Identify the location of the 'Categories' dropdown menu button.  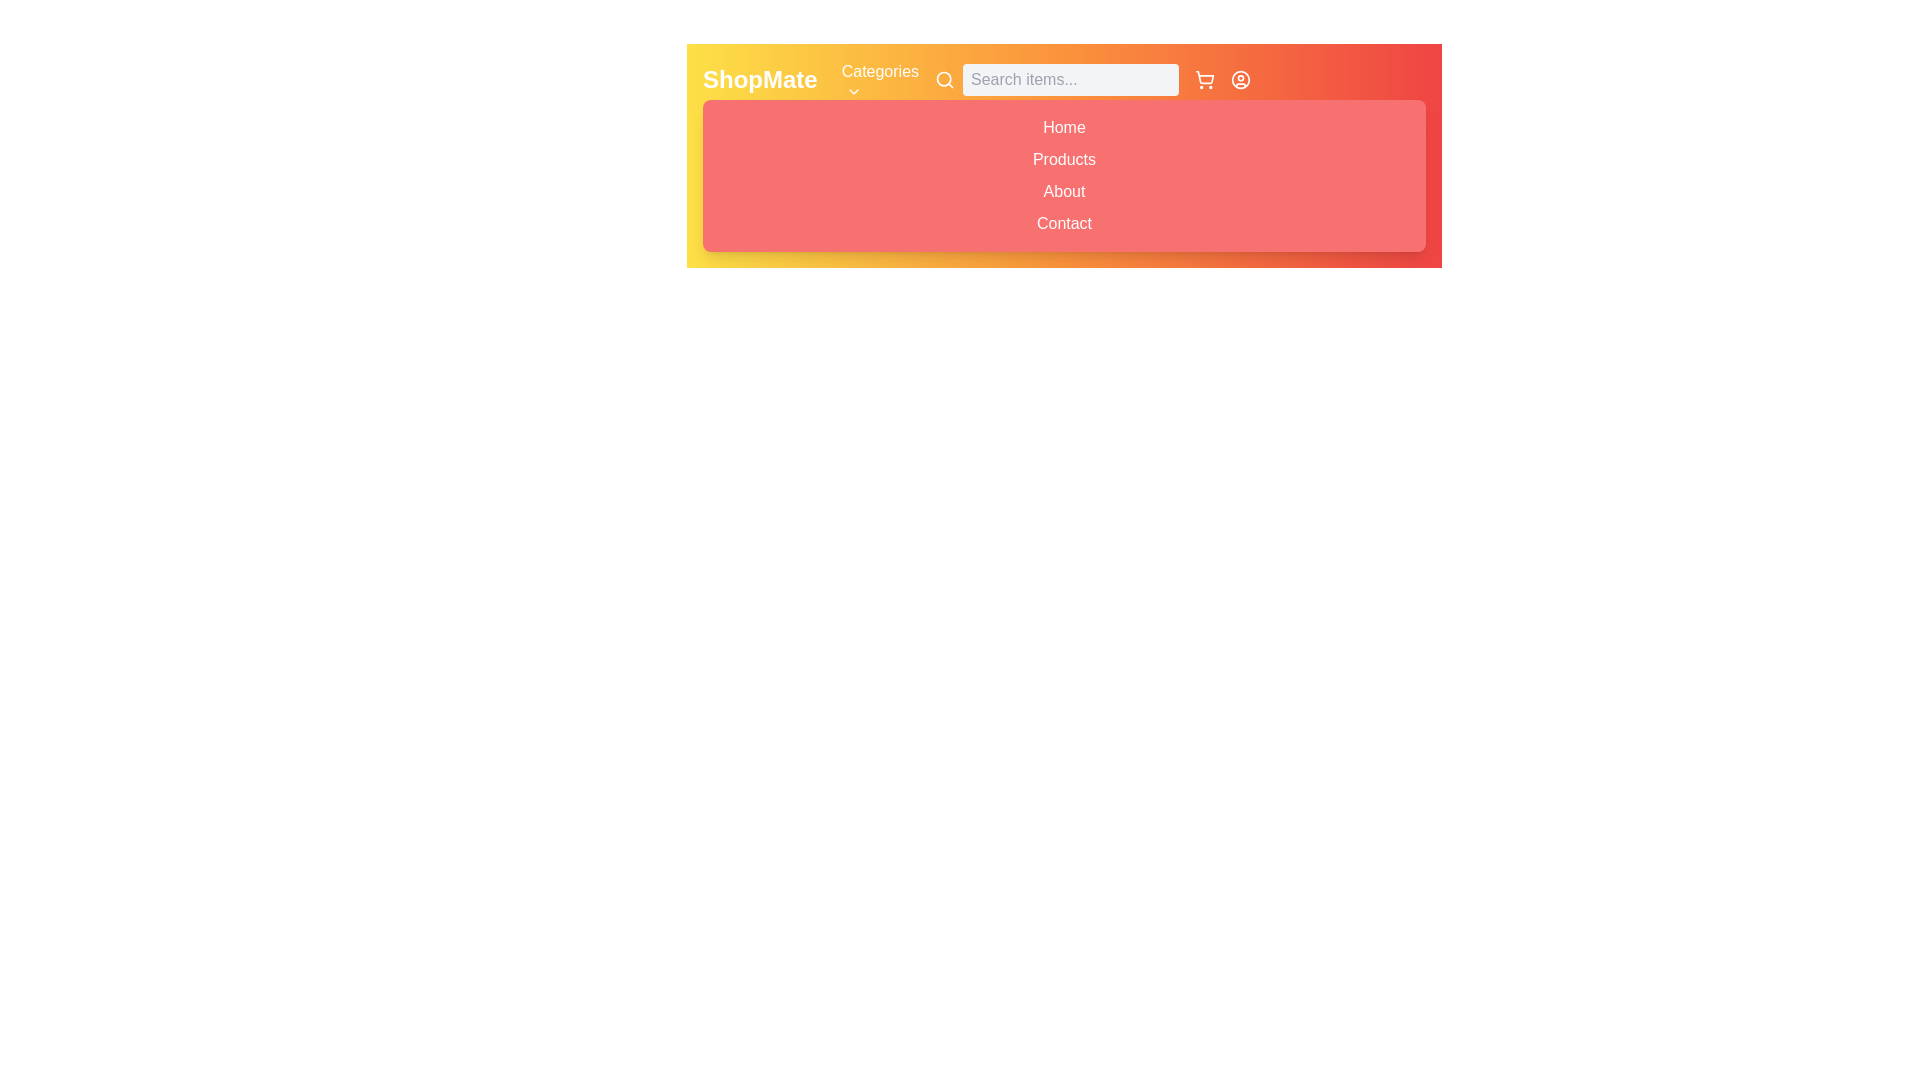
(880, 79).